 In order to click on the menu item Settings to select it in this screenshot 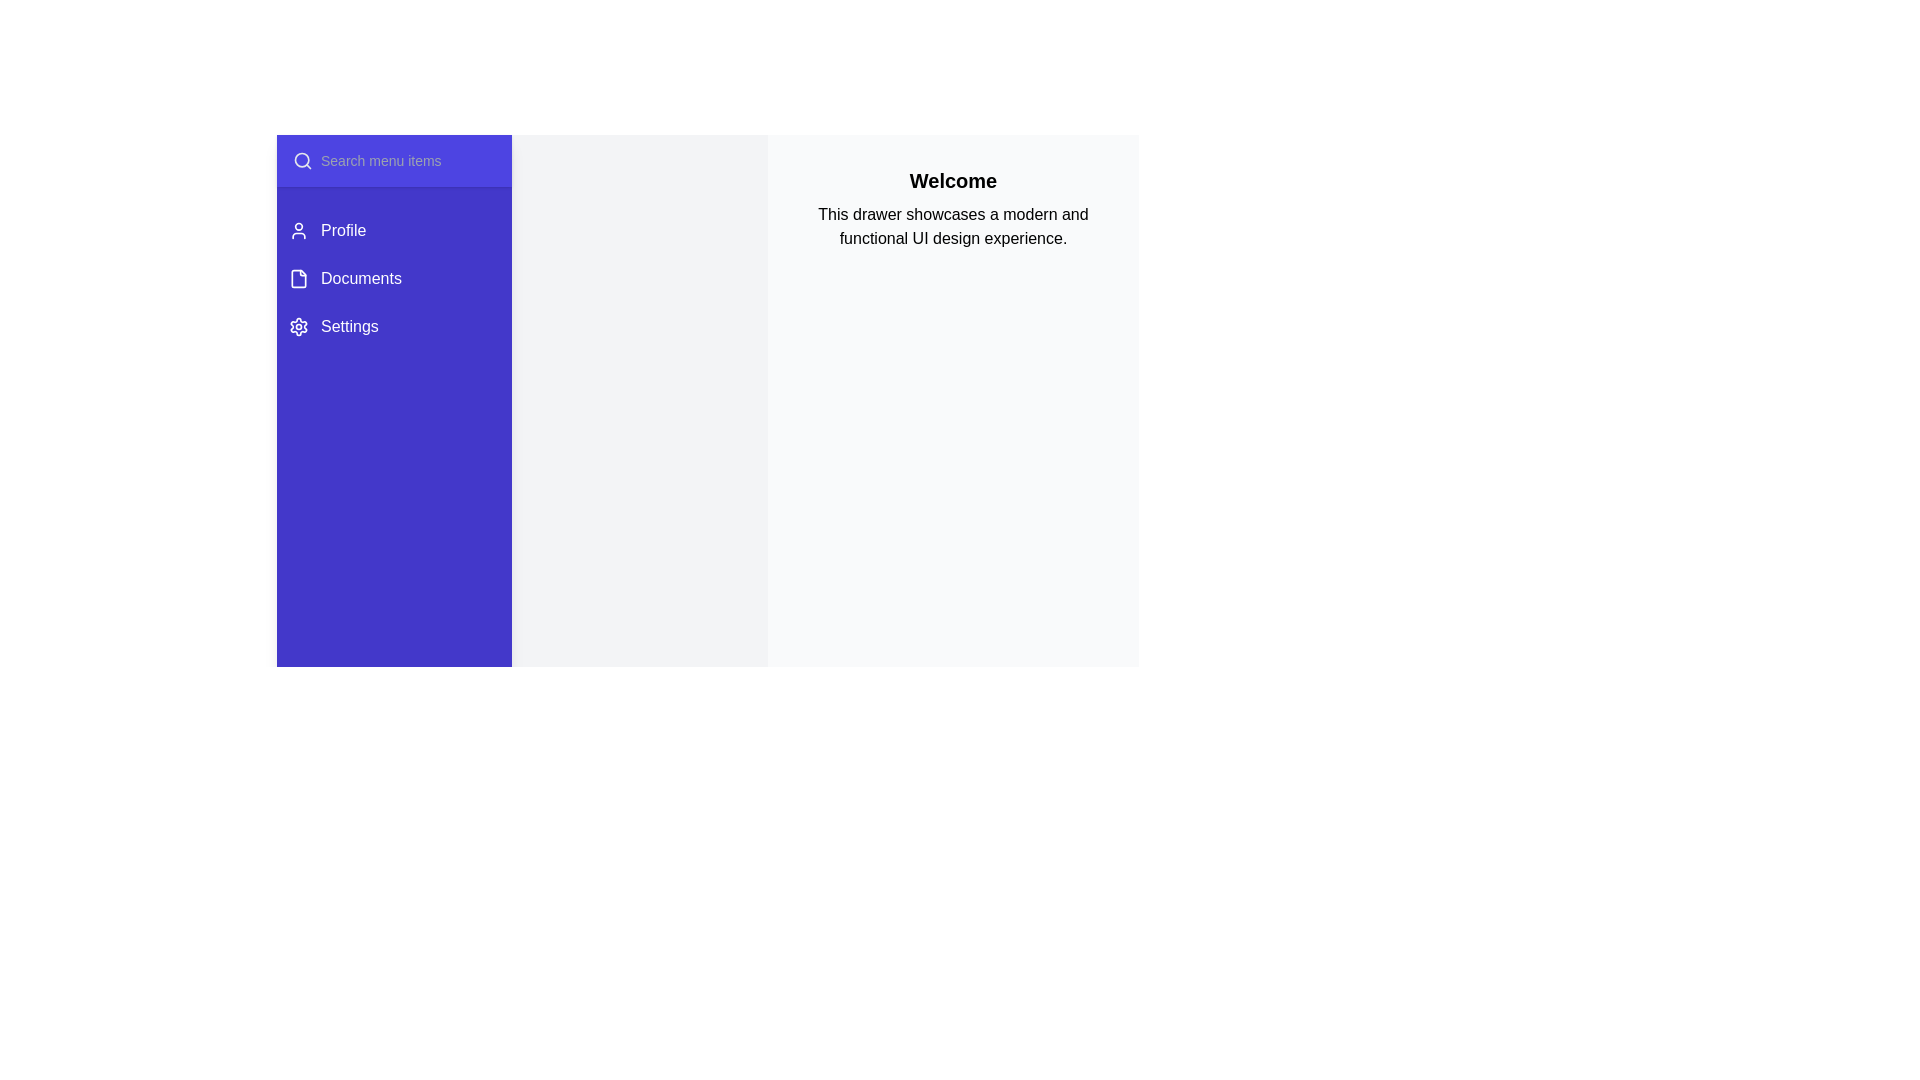, I will do `click(394, 326)`.